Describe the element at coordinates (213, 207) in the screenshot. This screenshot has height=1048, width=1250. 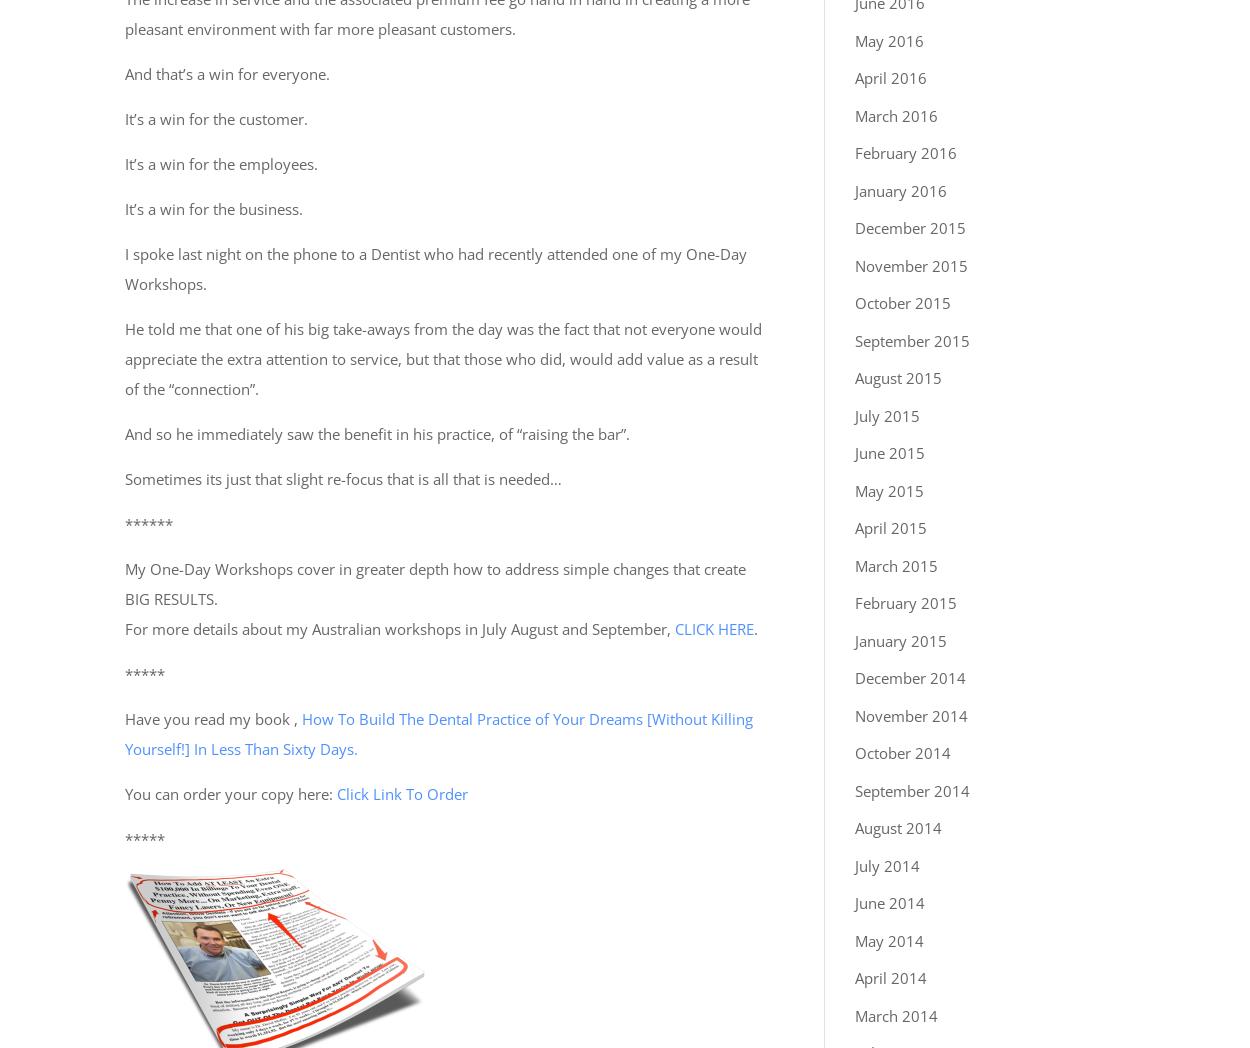
I see `'It’s a win for the business.'` at that location.